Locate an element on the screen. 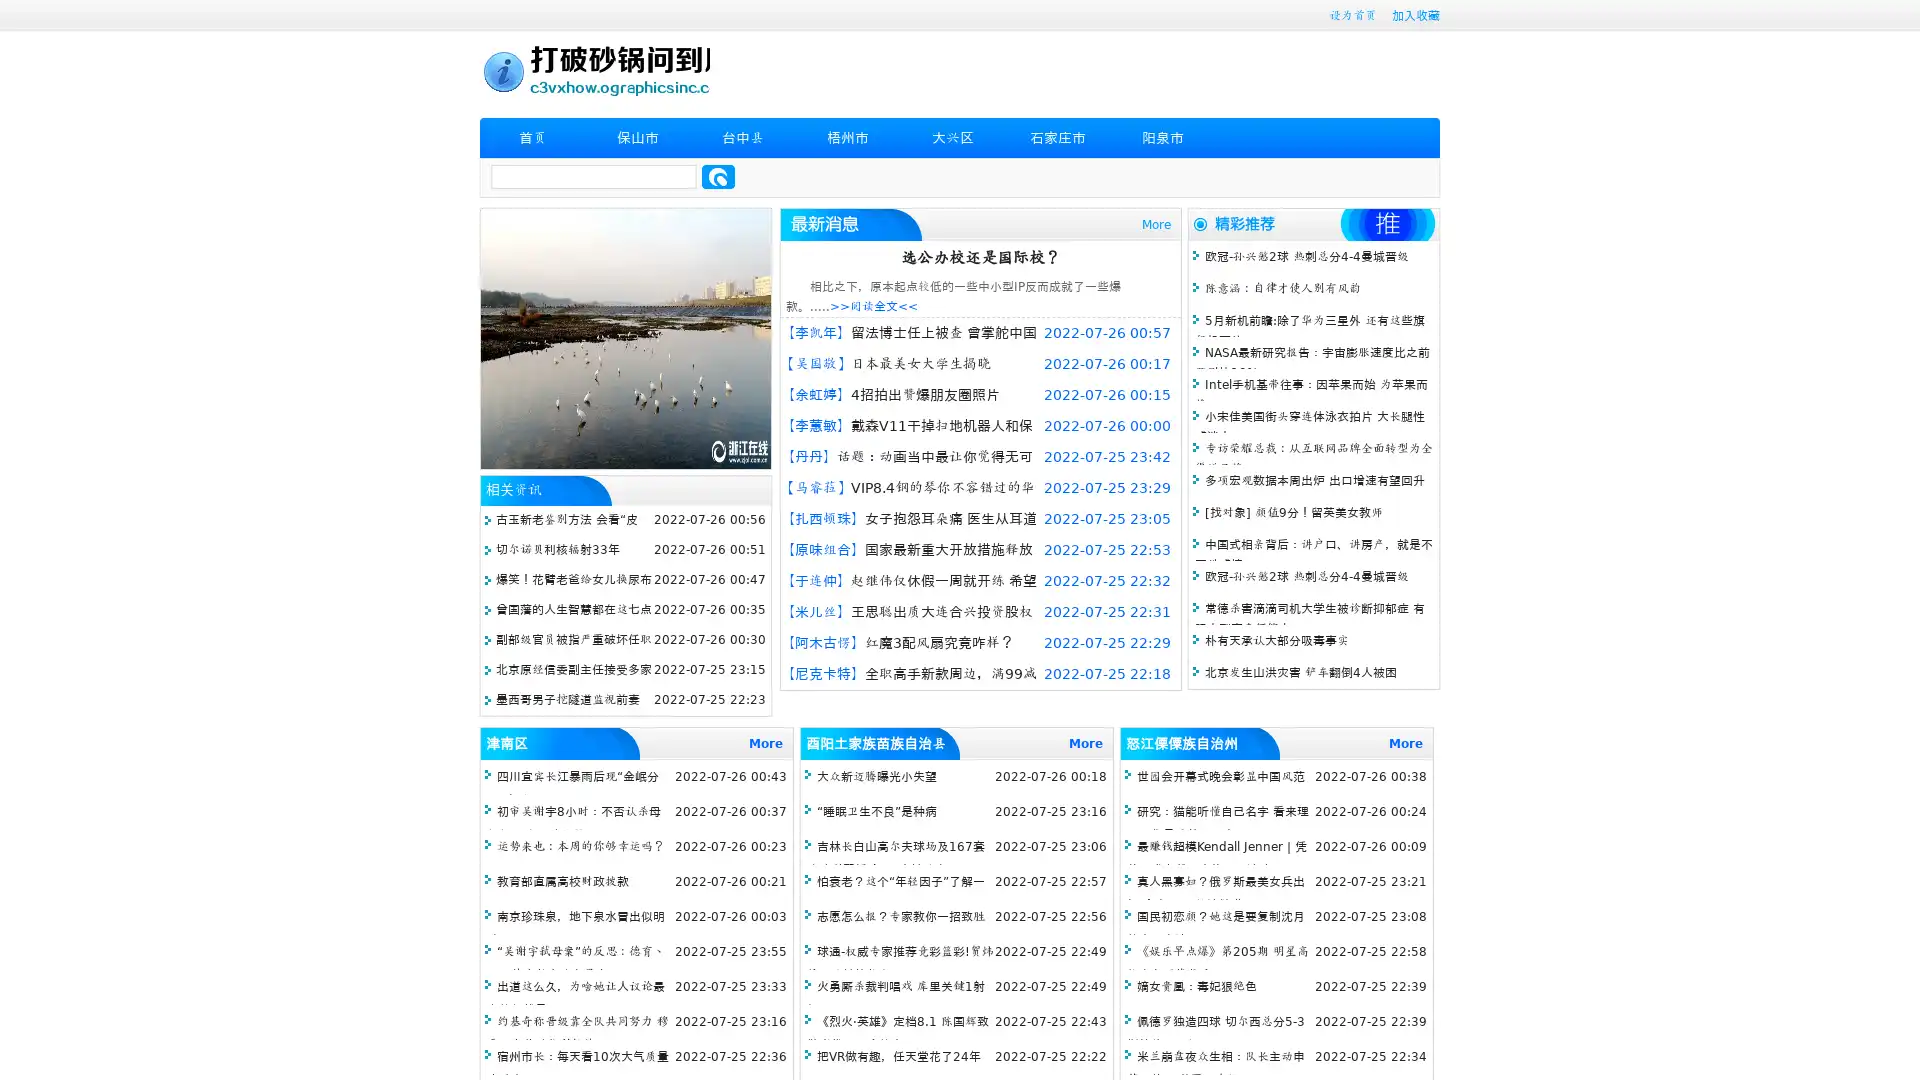 The width and height of the screenshot is (1920, 1080). Search is located at coordinates (718, 176).